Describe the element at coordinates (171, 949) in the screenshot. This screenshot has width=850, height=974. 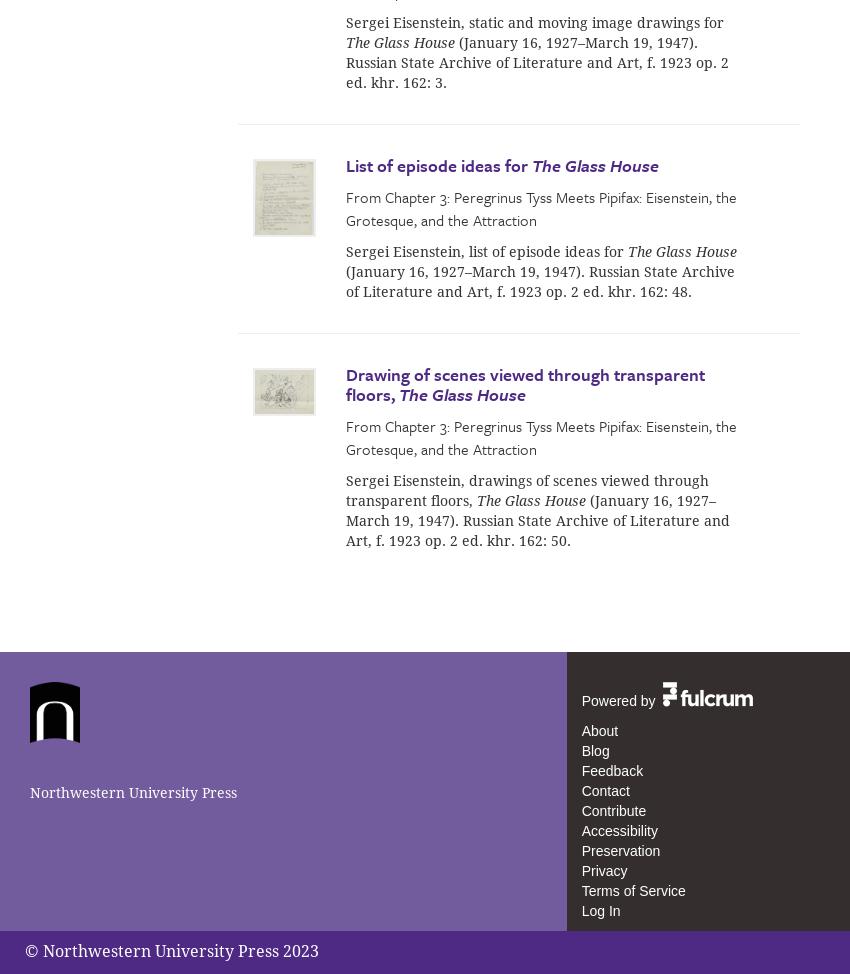
I see `'© Northwestern University Press 2023'` at that location.